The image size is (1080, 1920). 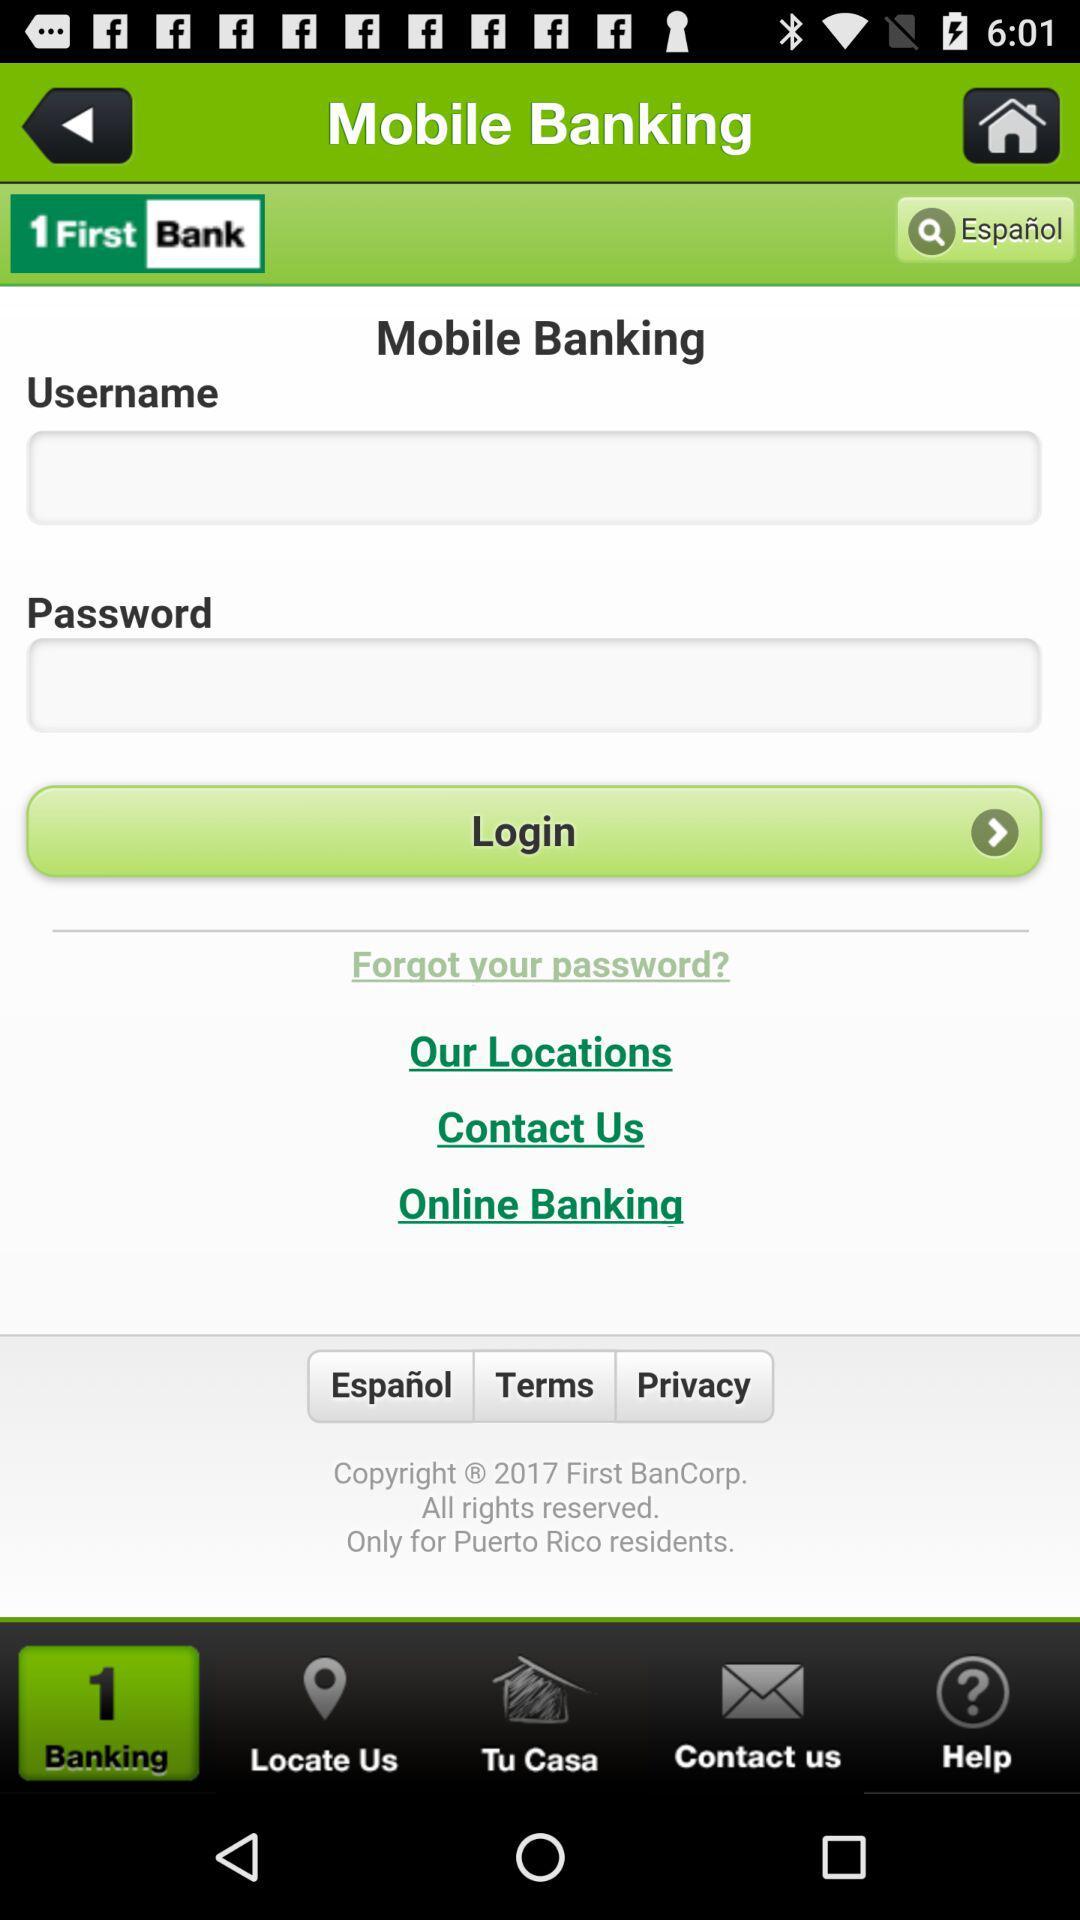 What do you see at coordinates (323, 1707) in the screenshot?
I see `look for locations` at bounding box center [323, 1707].